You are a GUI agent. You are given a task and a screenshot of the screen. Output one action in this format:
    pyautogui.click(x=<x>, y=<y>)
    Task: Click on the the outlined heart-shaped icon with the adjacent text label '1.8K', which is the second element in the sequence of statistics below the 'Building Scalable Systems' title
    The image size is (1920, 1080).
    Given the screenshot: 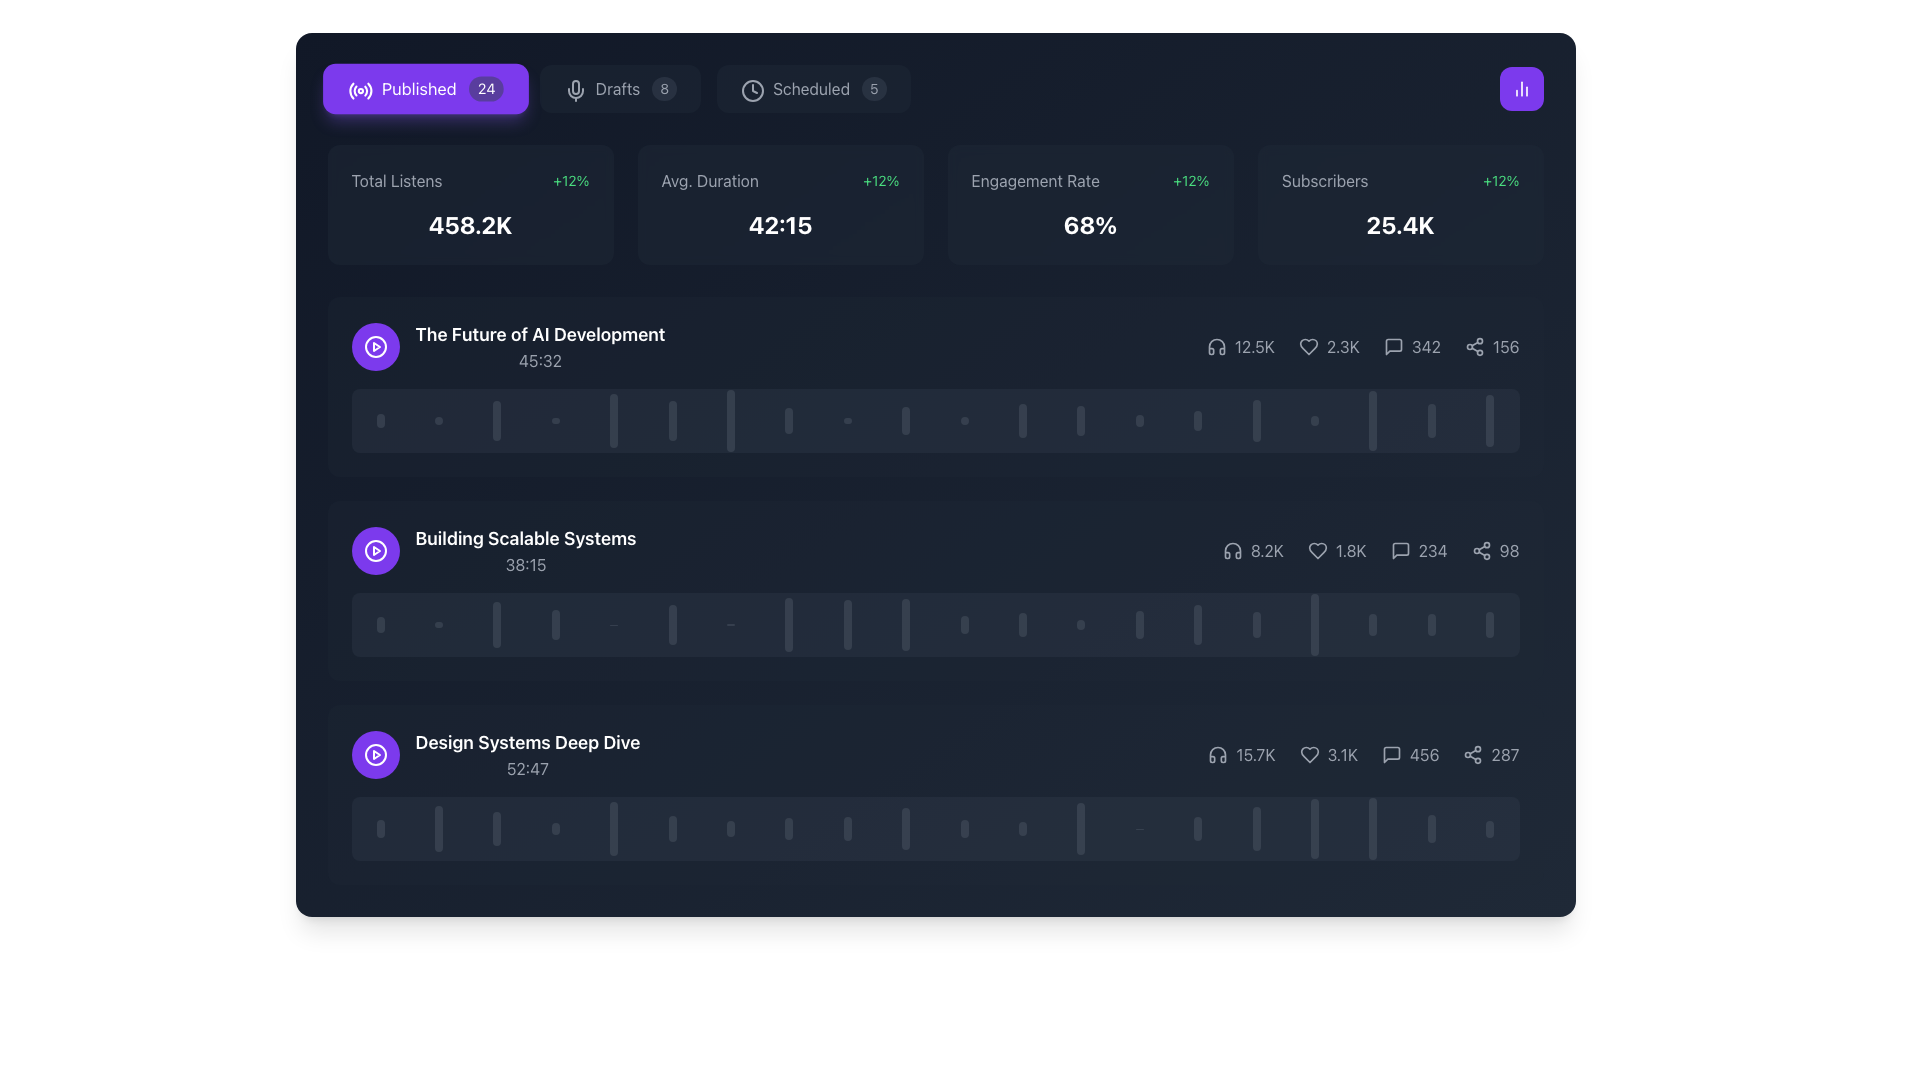 What is the action you would take?
    pyautogui.click(x=1337, y=551)
    